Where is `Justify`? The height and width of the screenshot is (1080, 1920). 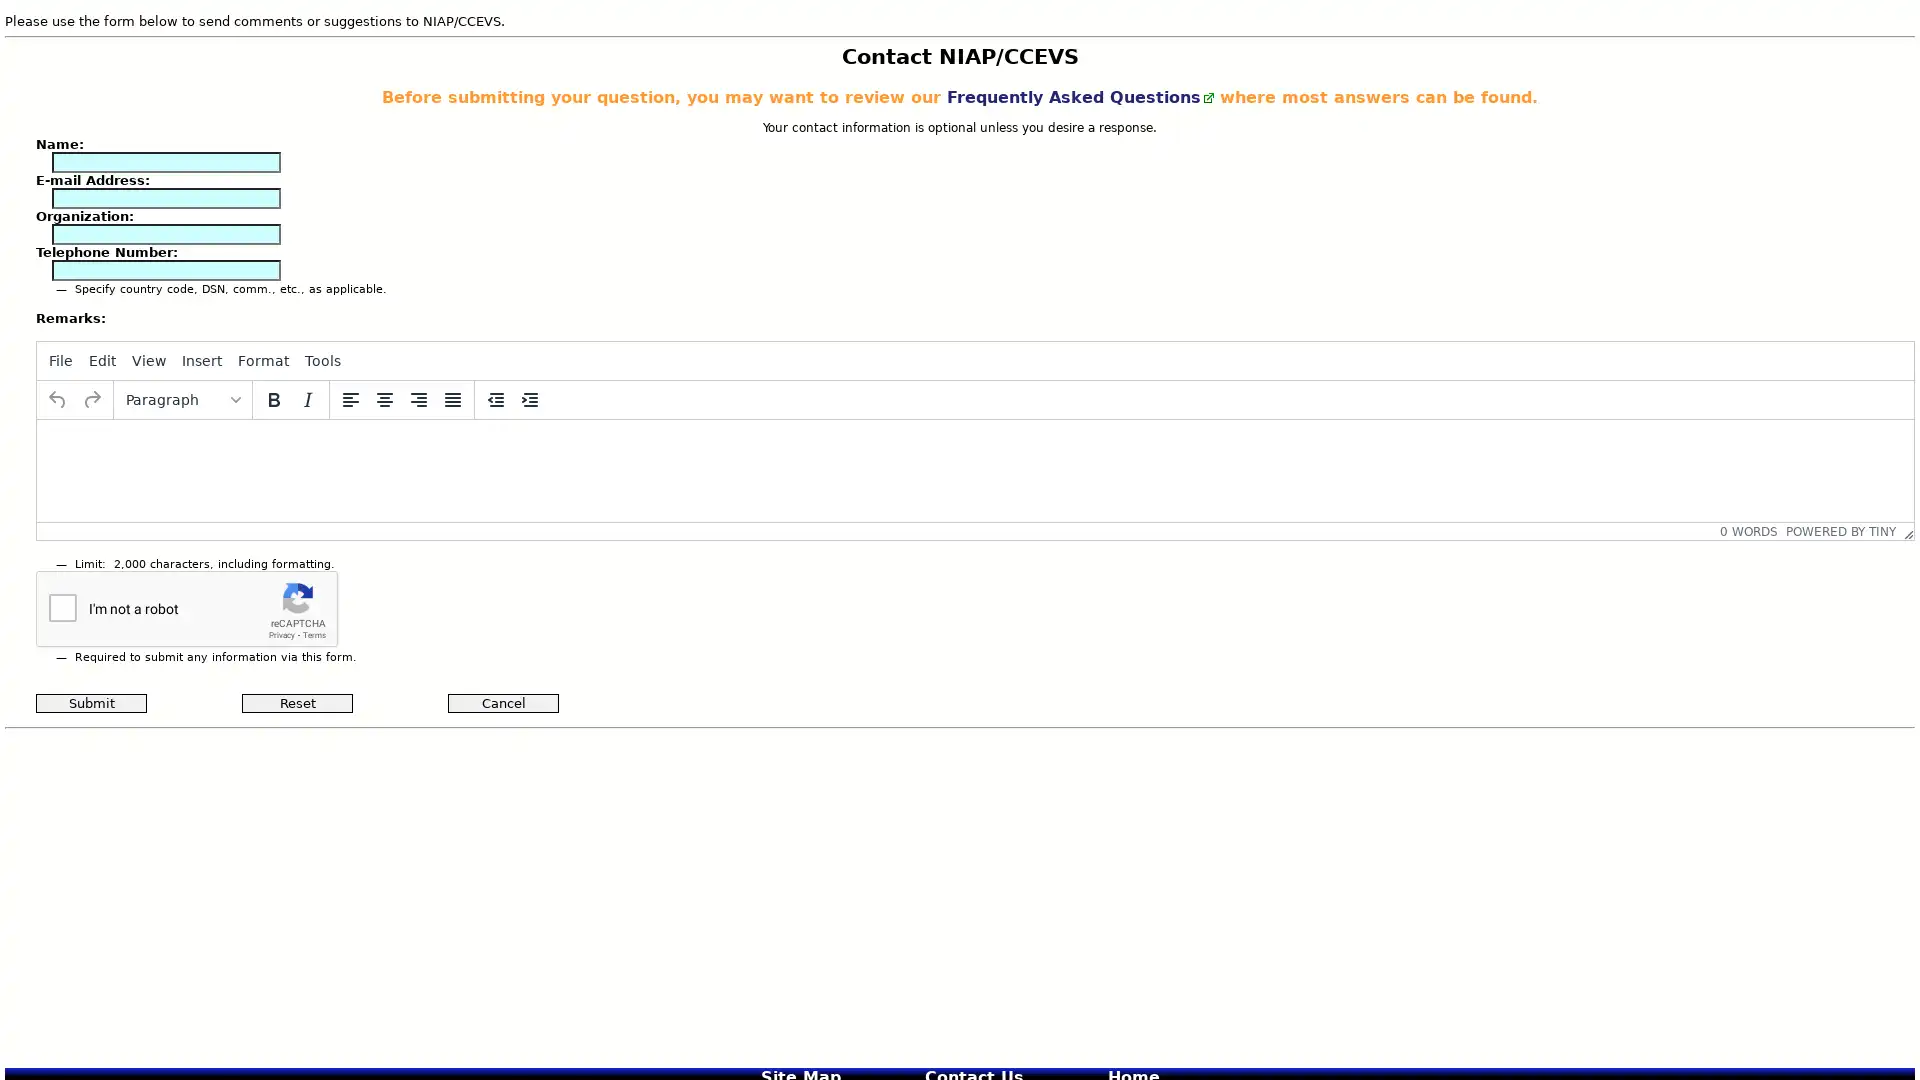
Justify is located at coordinates (451, 400).